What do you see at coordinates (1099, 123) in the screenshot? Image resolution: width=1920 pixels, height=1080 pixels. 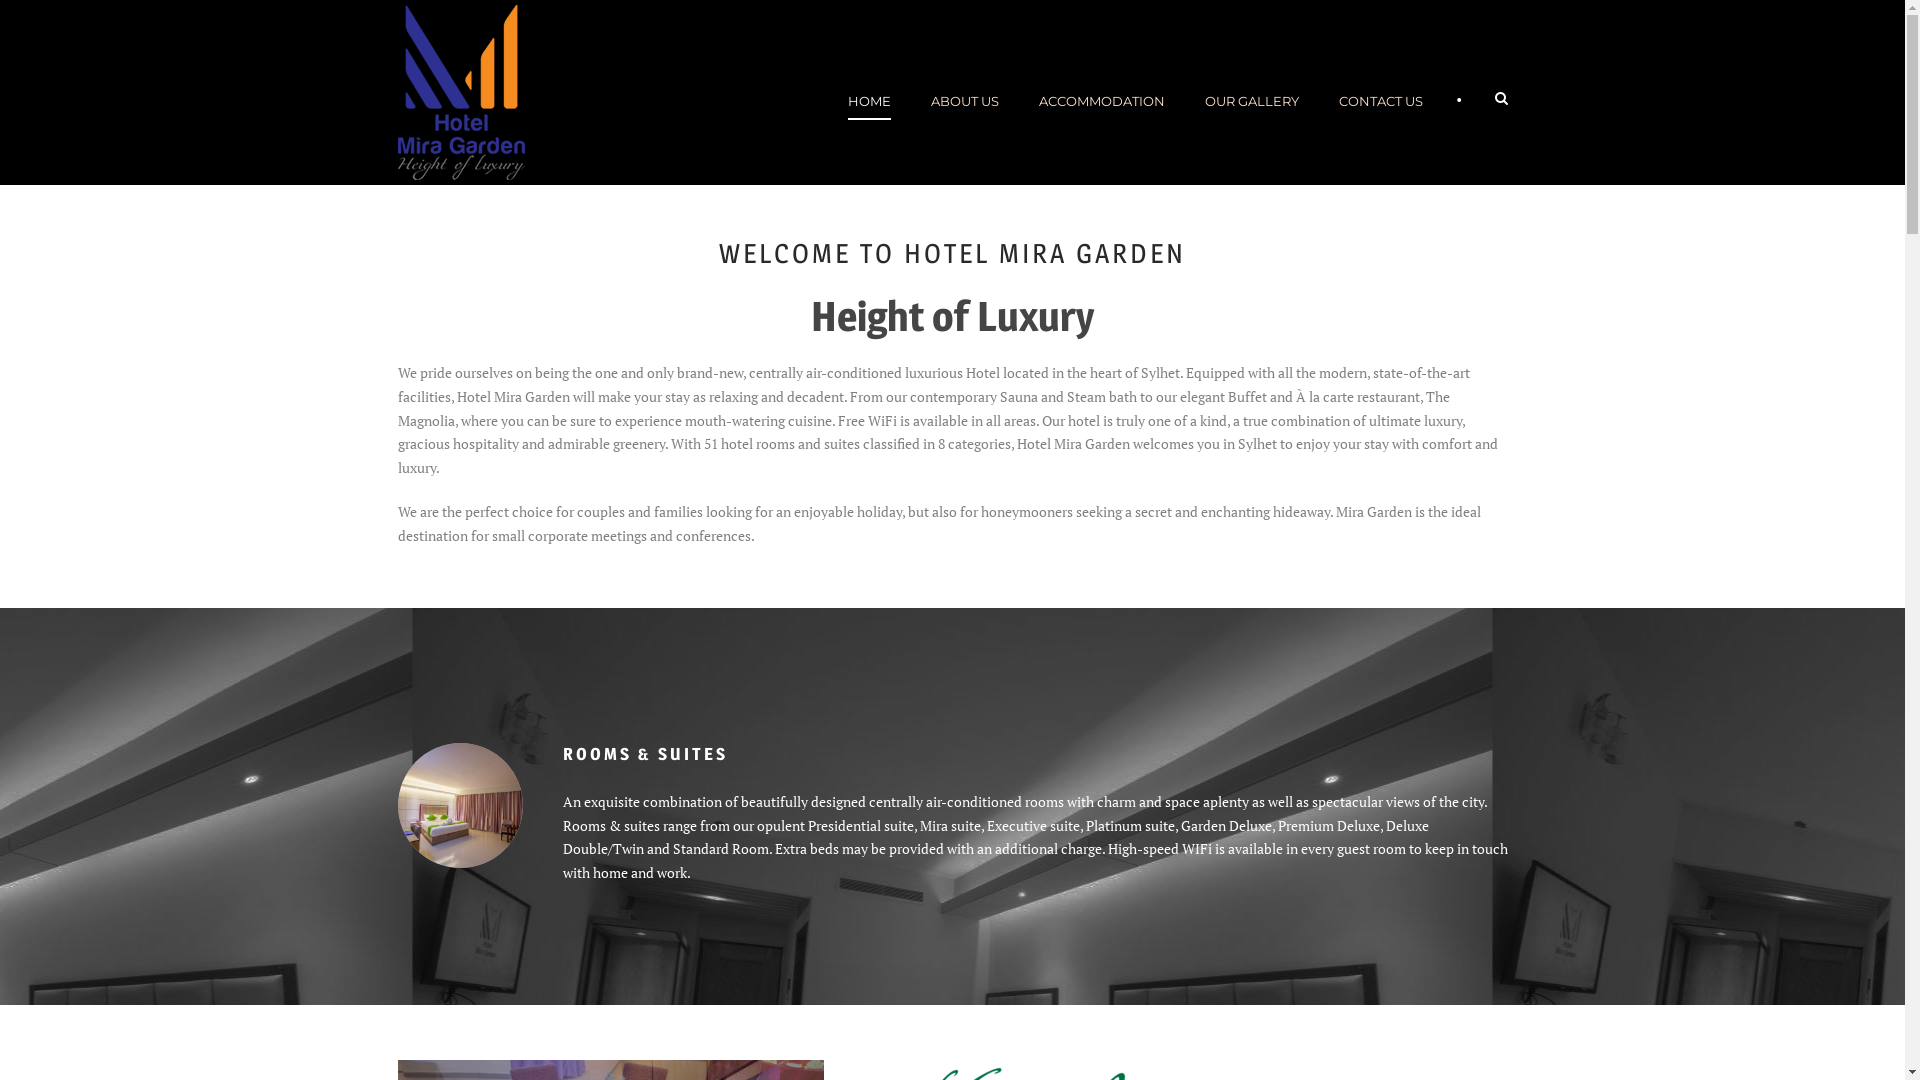 I see `'ACCOMMODATION'` at bounding box center [1099, 123].